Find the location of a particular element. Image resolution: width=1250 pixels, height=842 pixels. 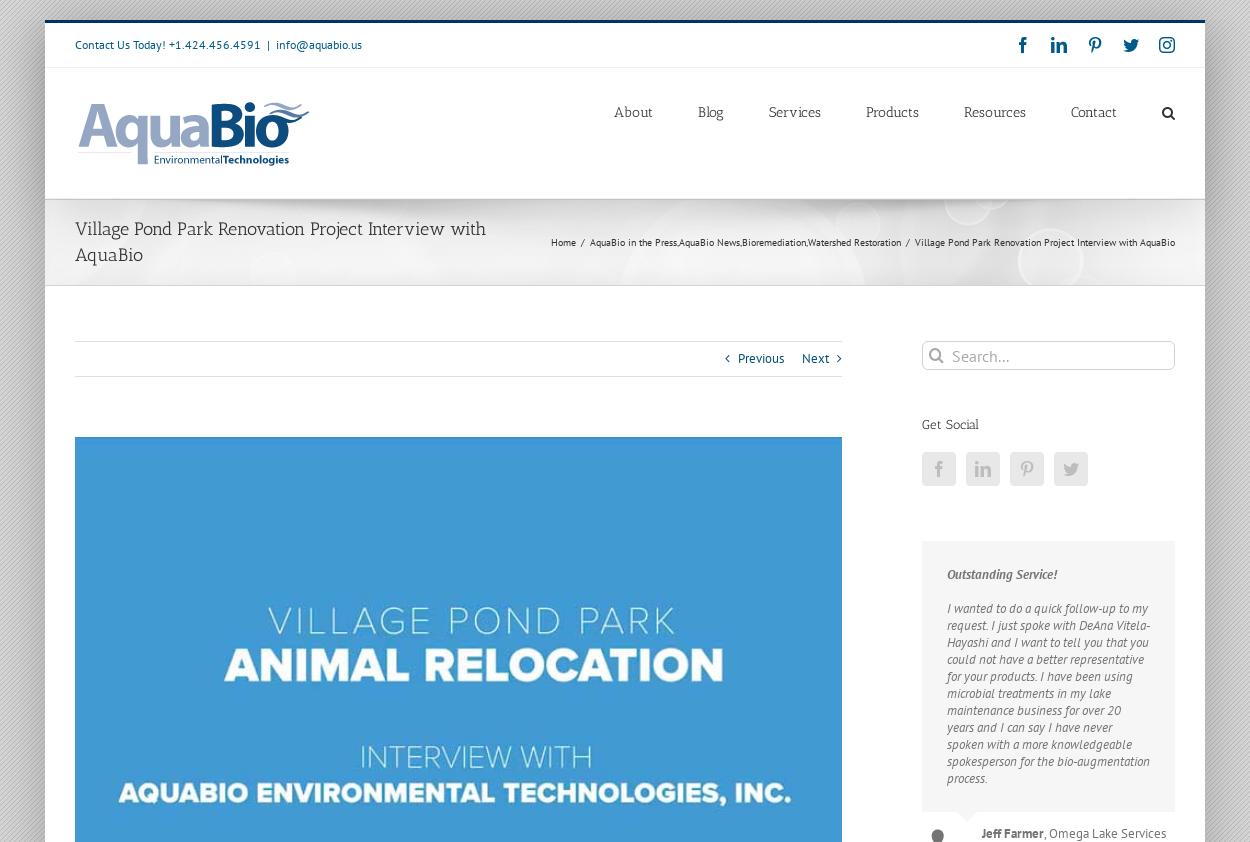

'Nutrient Removal Using Floating Treatment Wetlands' is located at coordinates (867, 389).